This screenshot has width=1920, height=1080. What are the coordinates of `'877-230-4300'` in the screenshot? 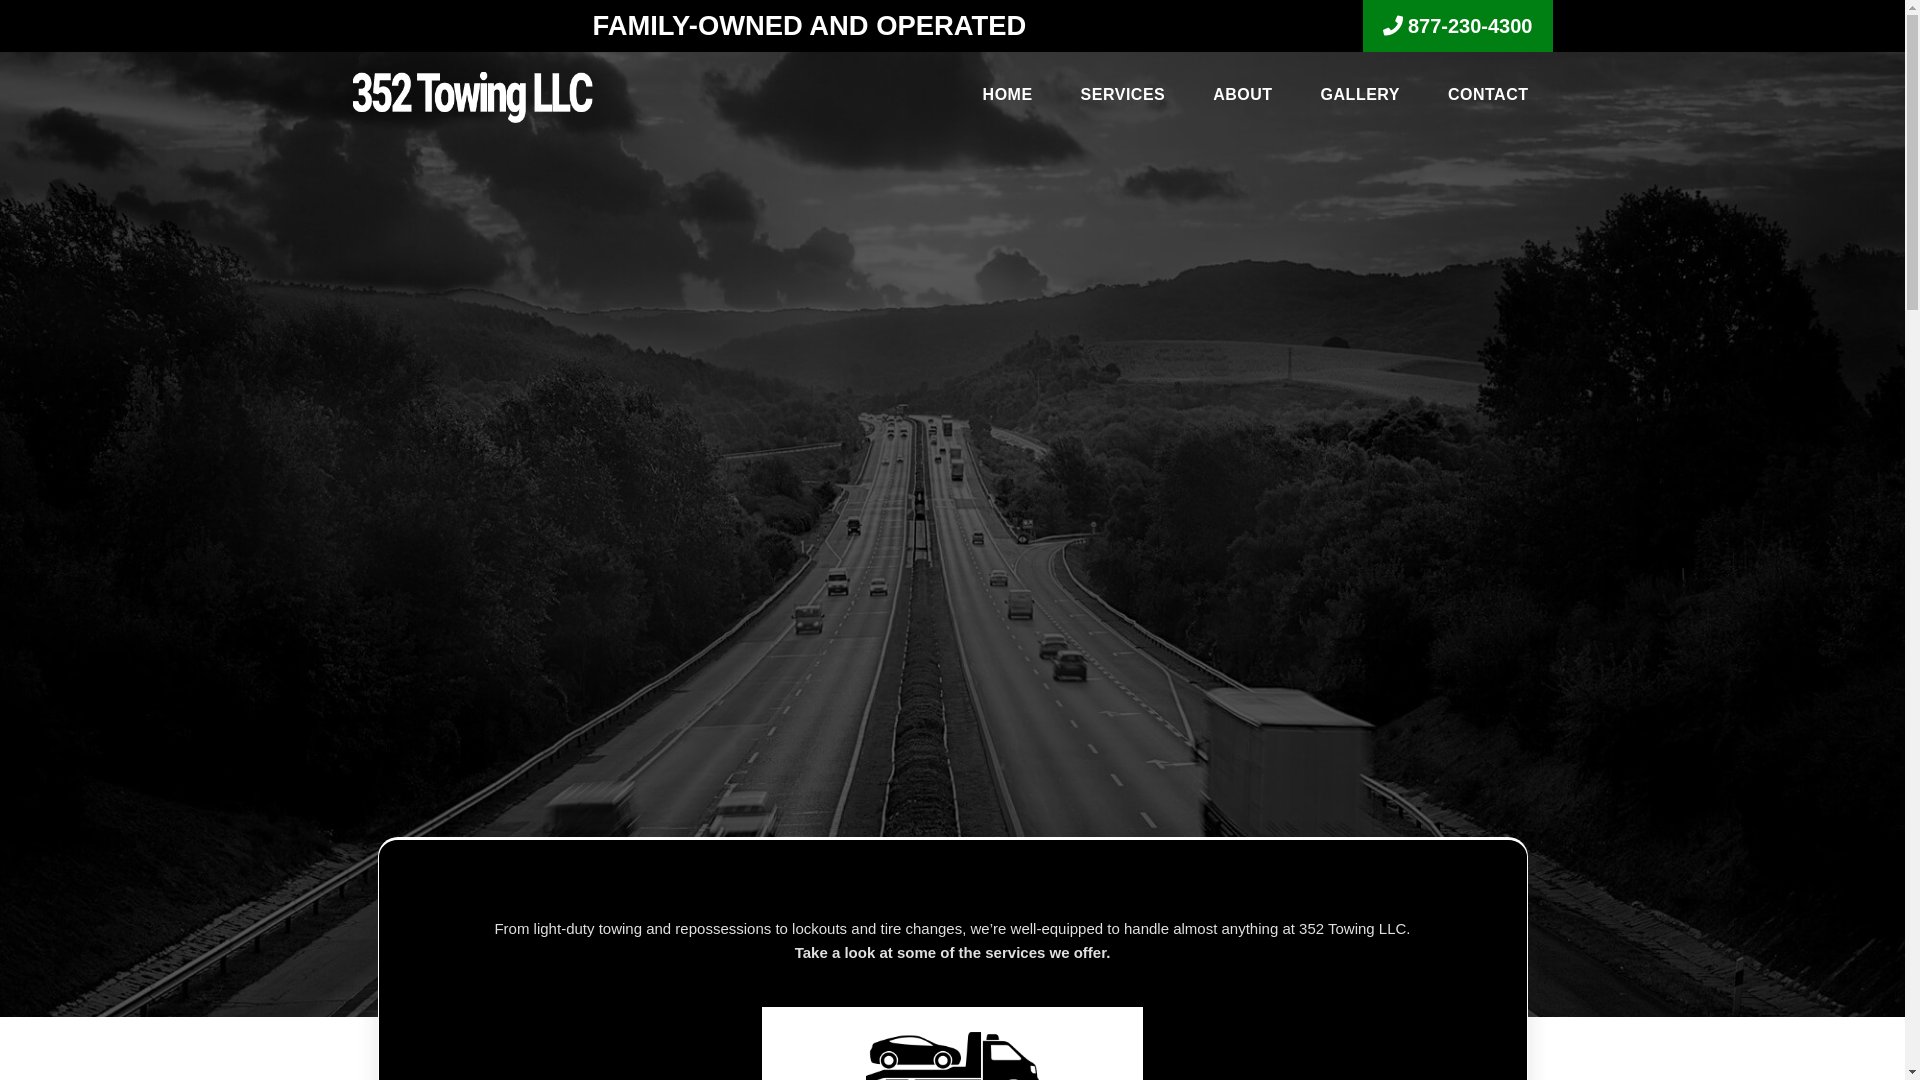 It's located at (1458, 26).